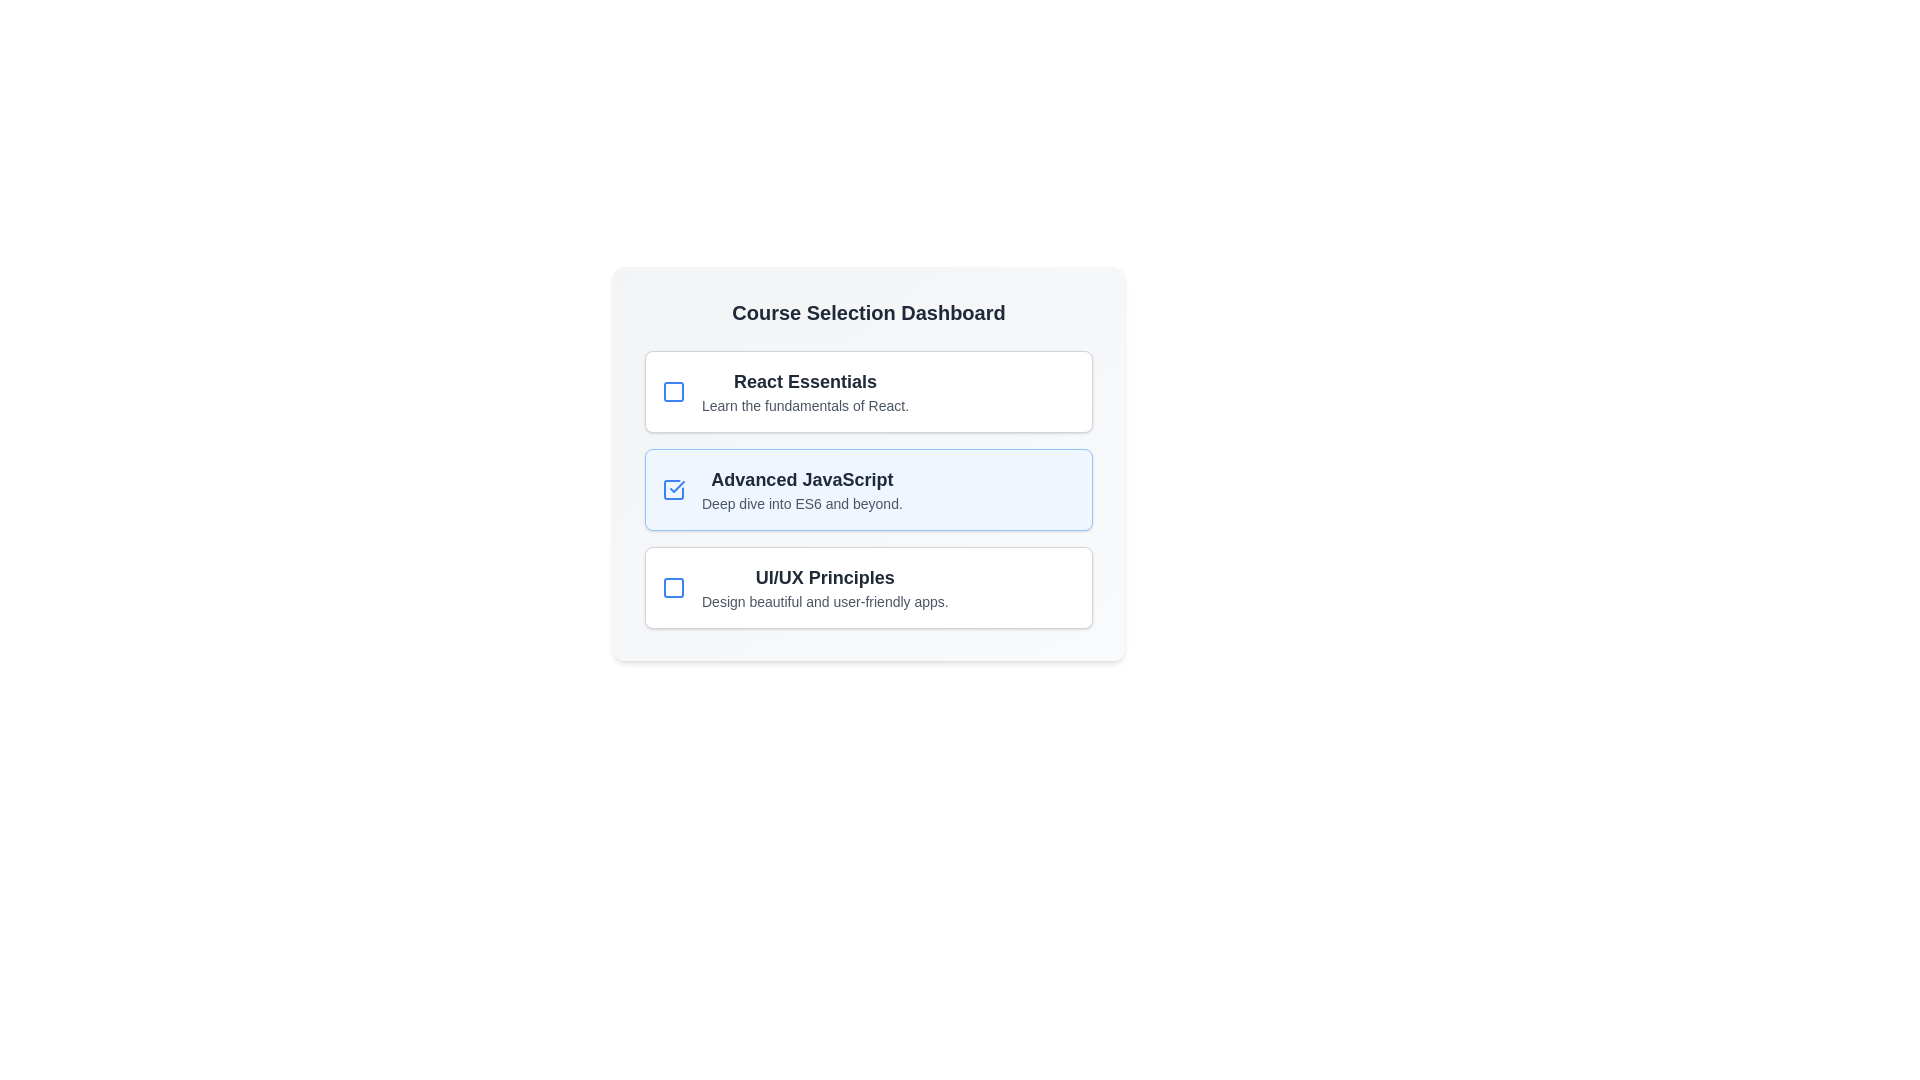  I want to click on the text block displaying the title and description of the 'React Essentials' course, which is the first item in a list of course options, so click(805, 392).